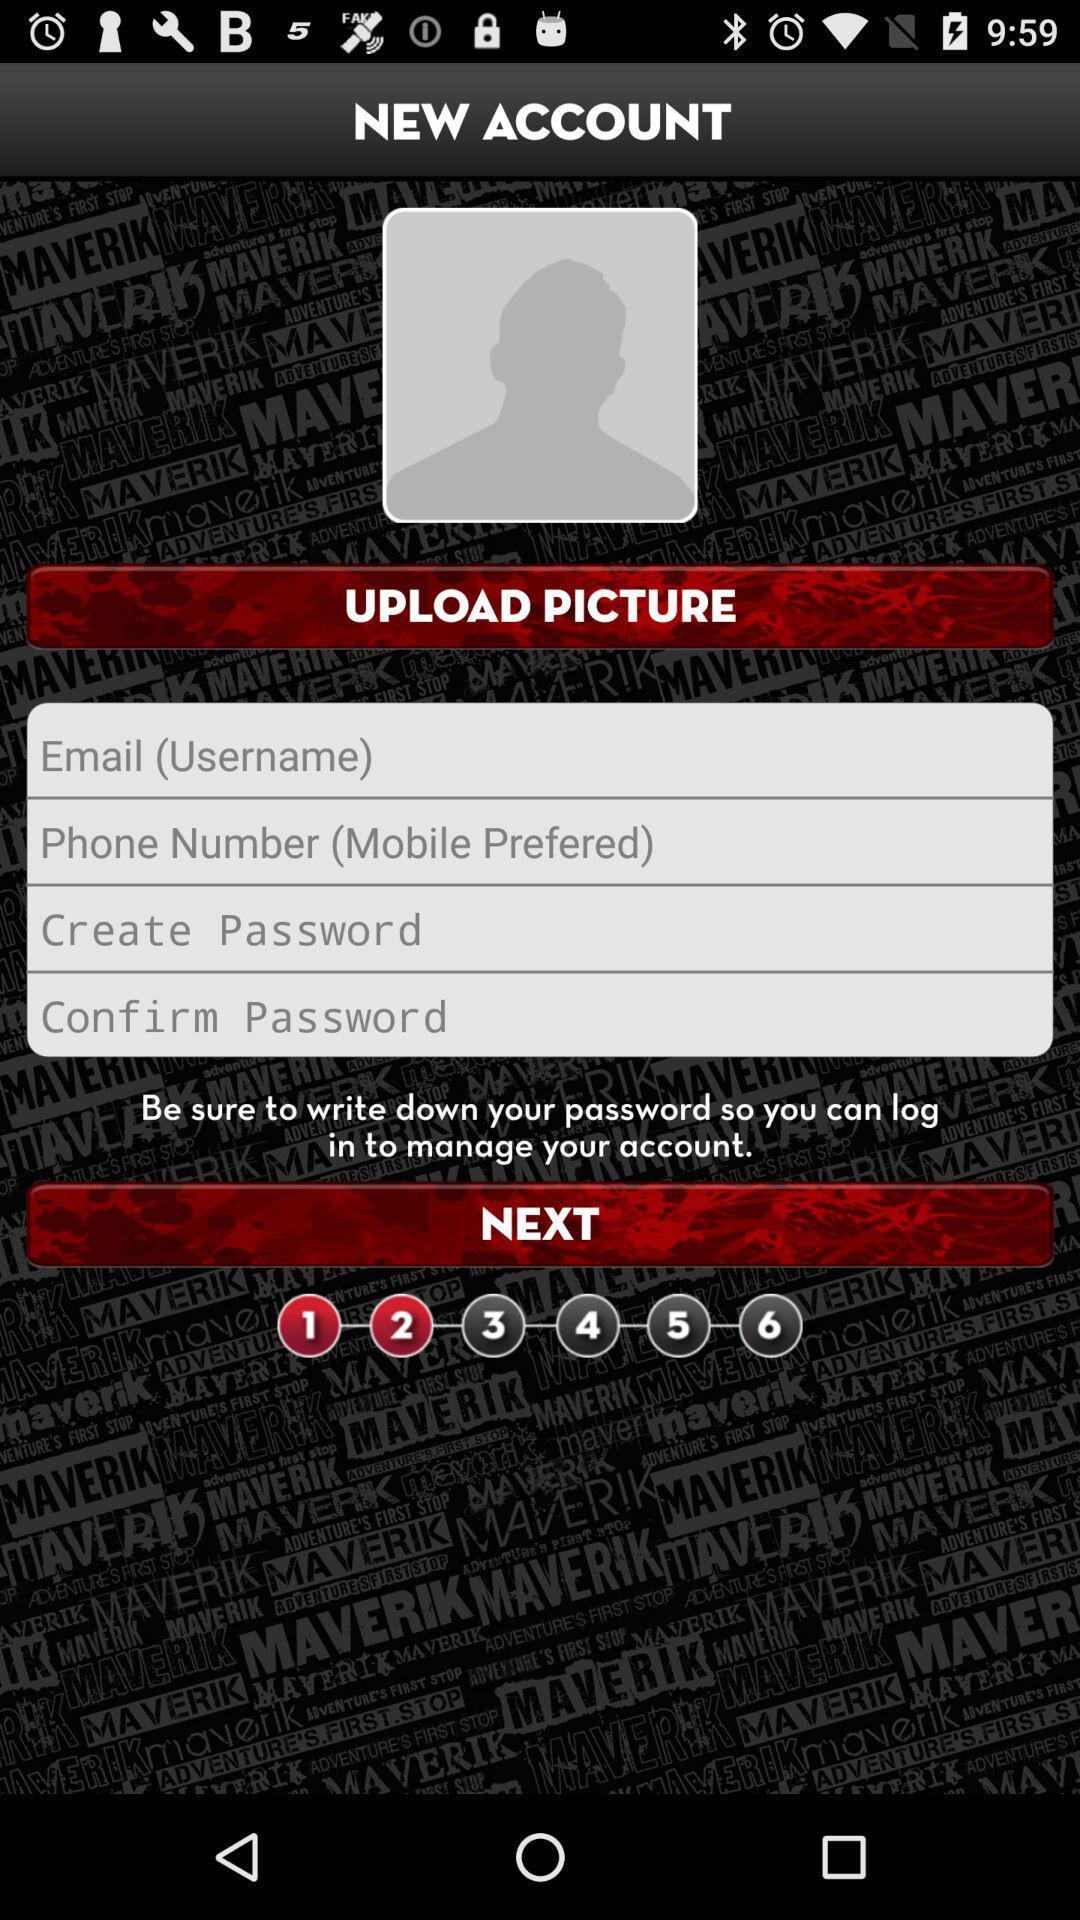  What do you see at coordinates (540, 1015) in the screenshot?
I see `password` at bounding box center [540, 1015].